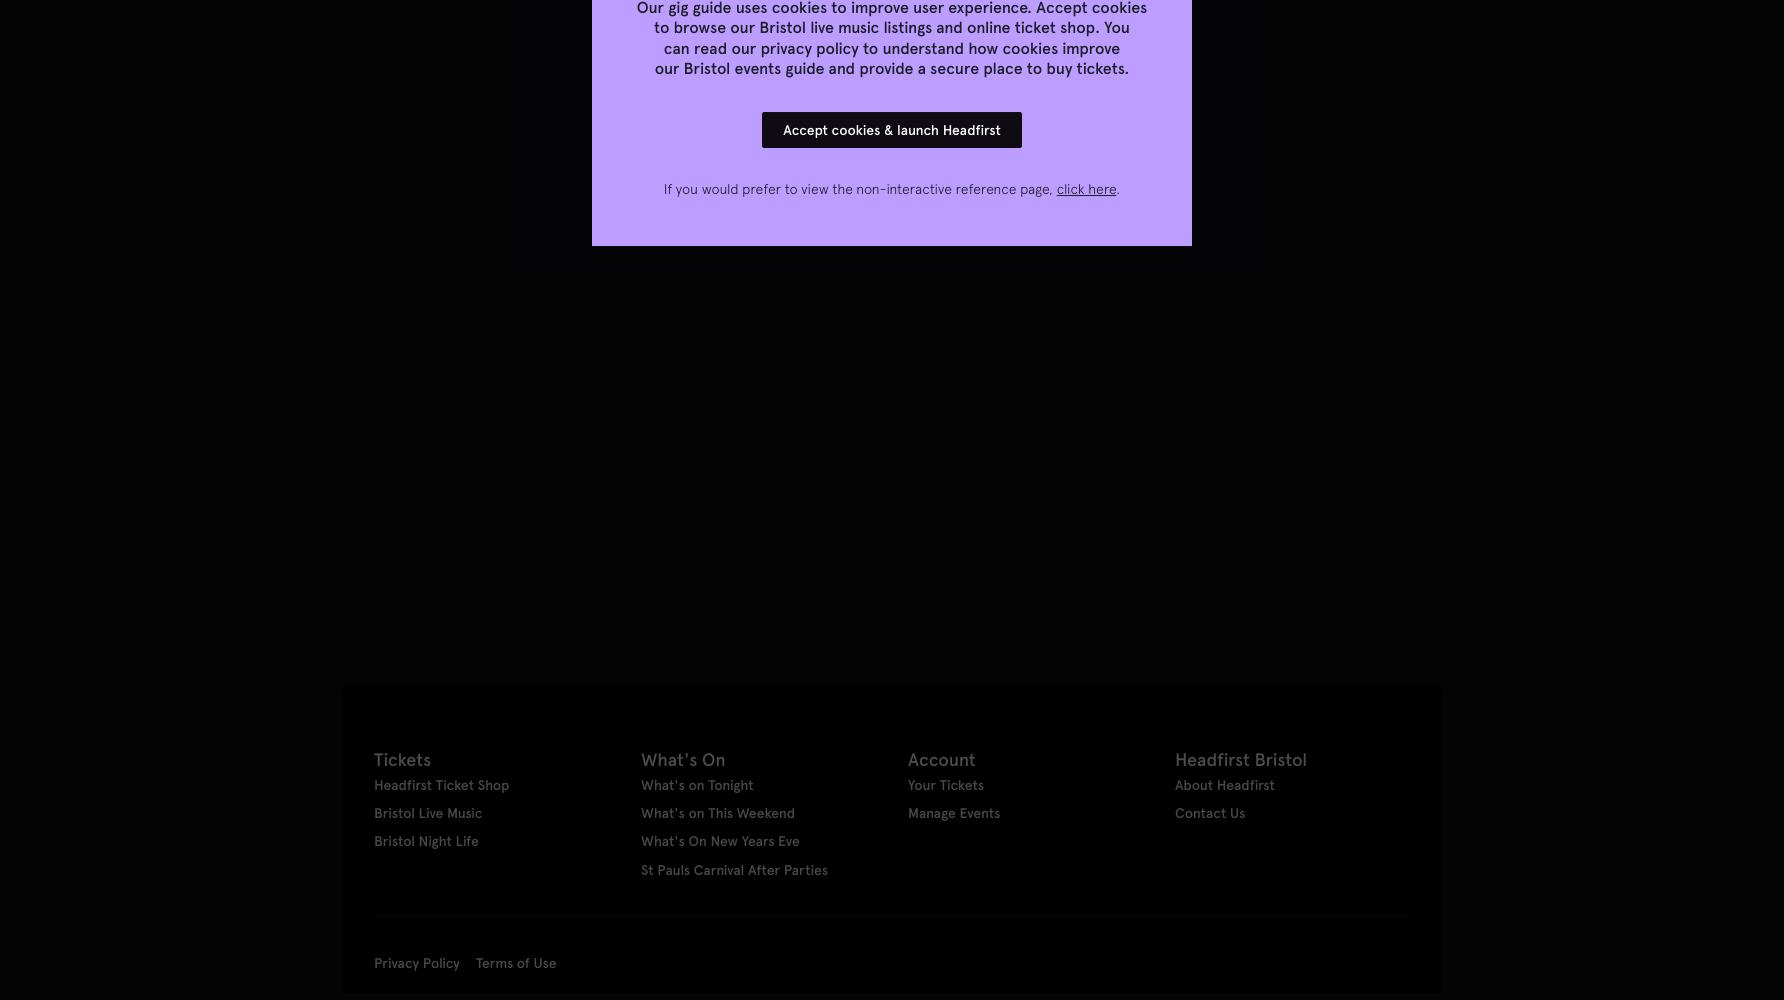 The height and width of the screenshot is (1000, 1784). I want to click on 'Privacy Policy', so click(415, 961).